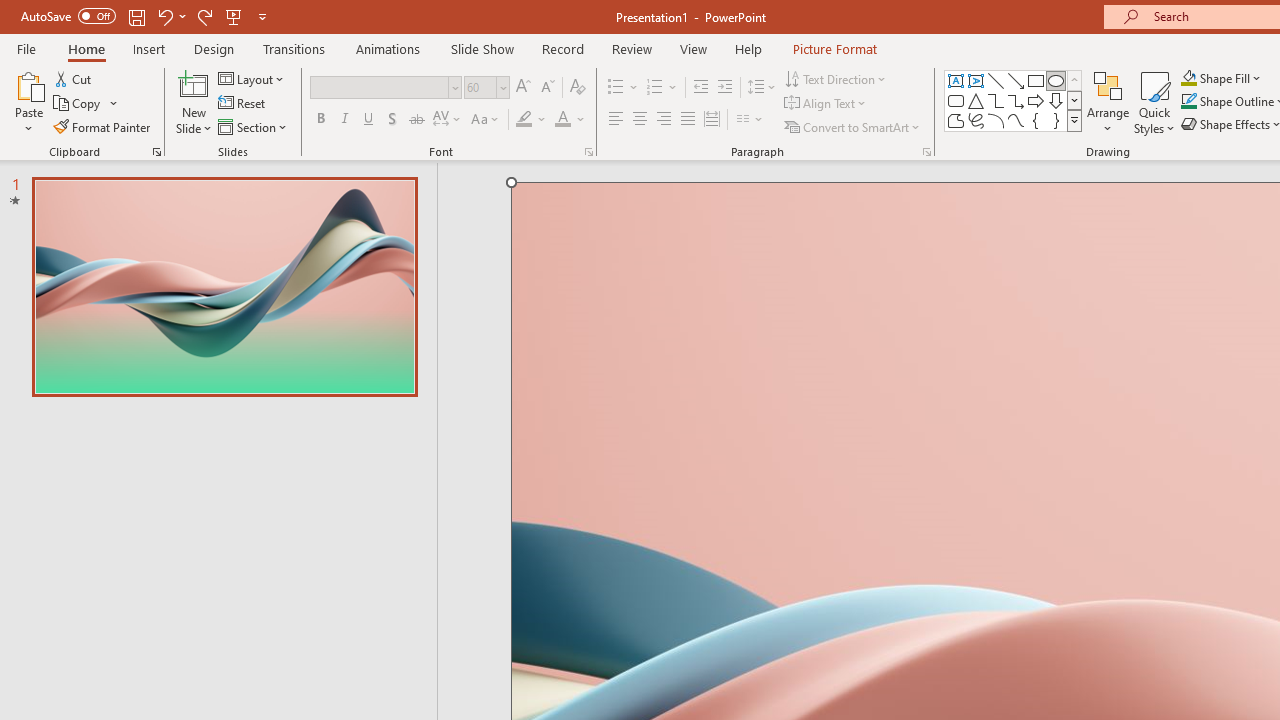 Image resolution: width=1280 pixels, height=720 pixels. I want to click on 'Picture Format', so click(835, 48).